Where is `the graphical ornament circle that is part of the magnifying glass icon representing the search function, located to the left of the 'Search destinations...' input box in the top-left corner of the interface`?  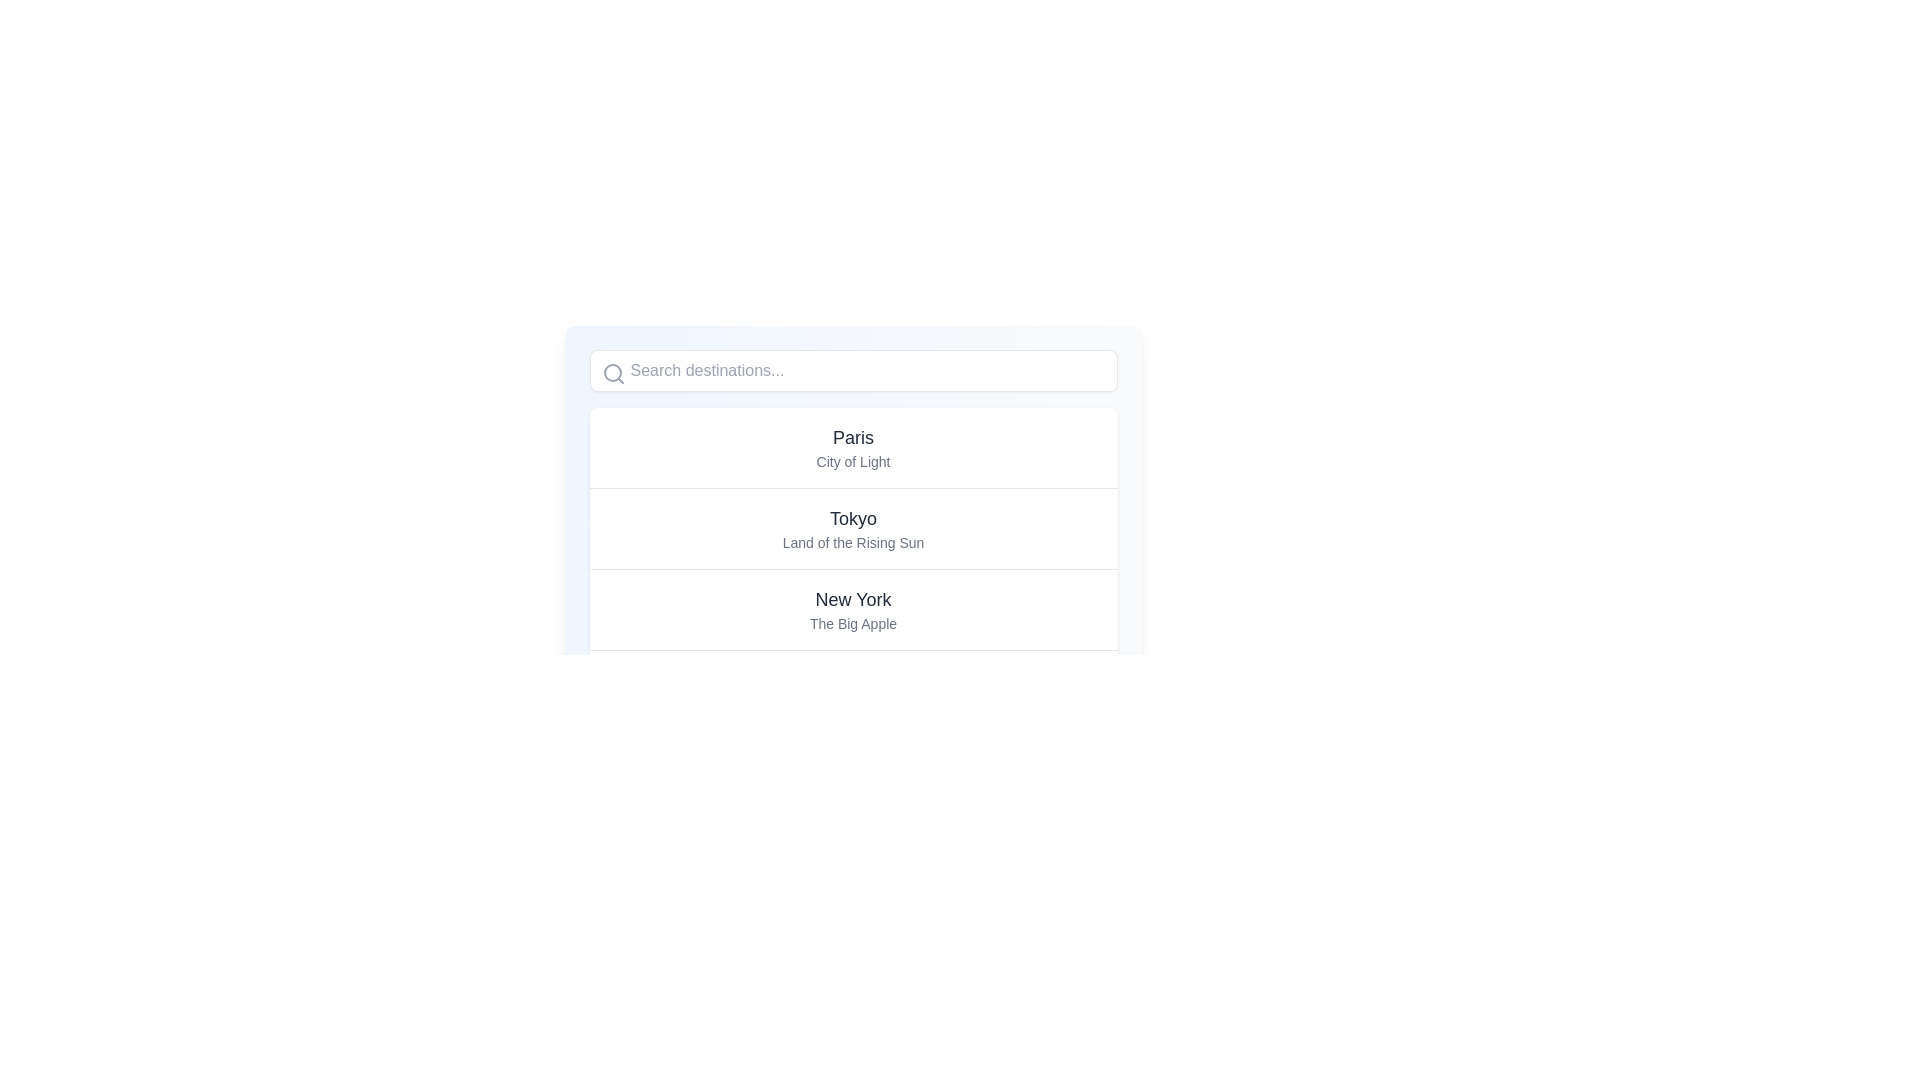
the graphical ornament circle that is part of the magnifying glass icon representing the search function, located to the left of the 'Search destinations...' input box in the top-left corner of the interface is located at coordinates (611, 373).